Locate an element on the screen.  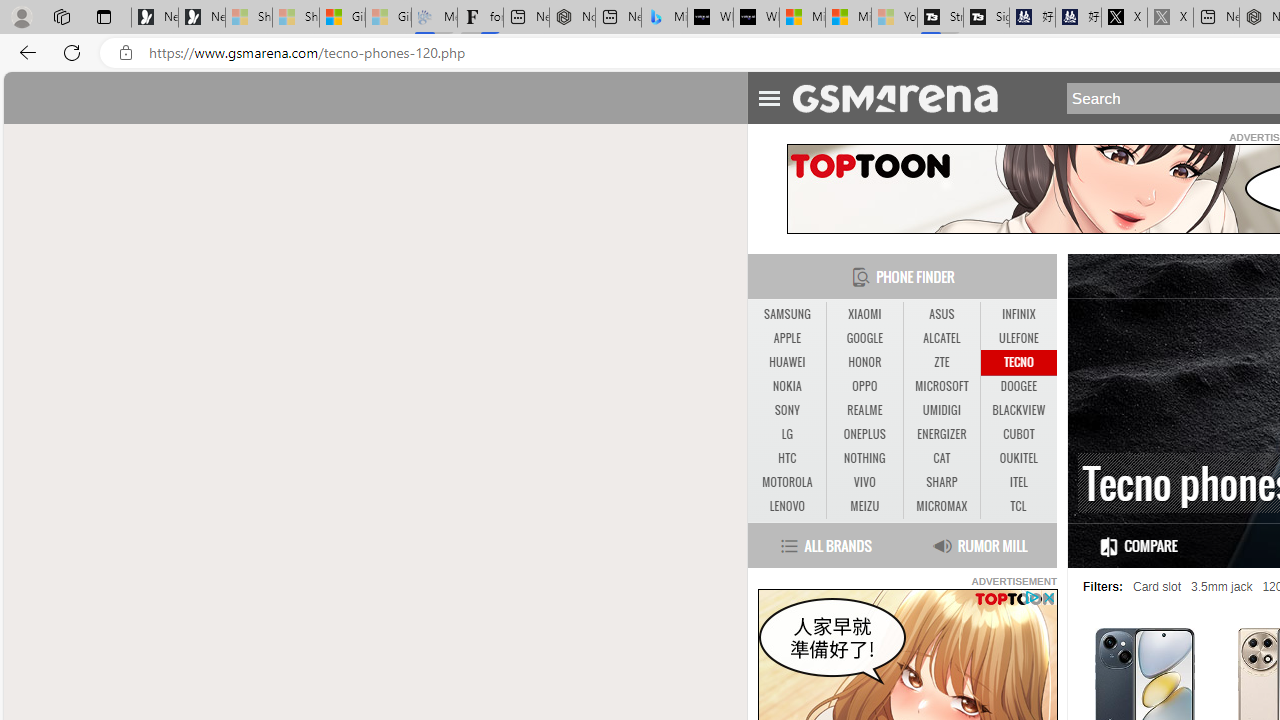
'MOTOROLA' is located at coordinates (786, 483).